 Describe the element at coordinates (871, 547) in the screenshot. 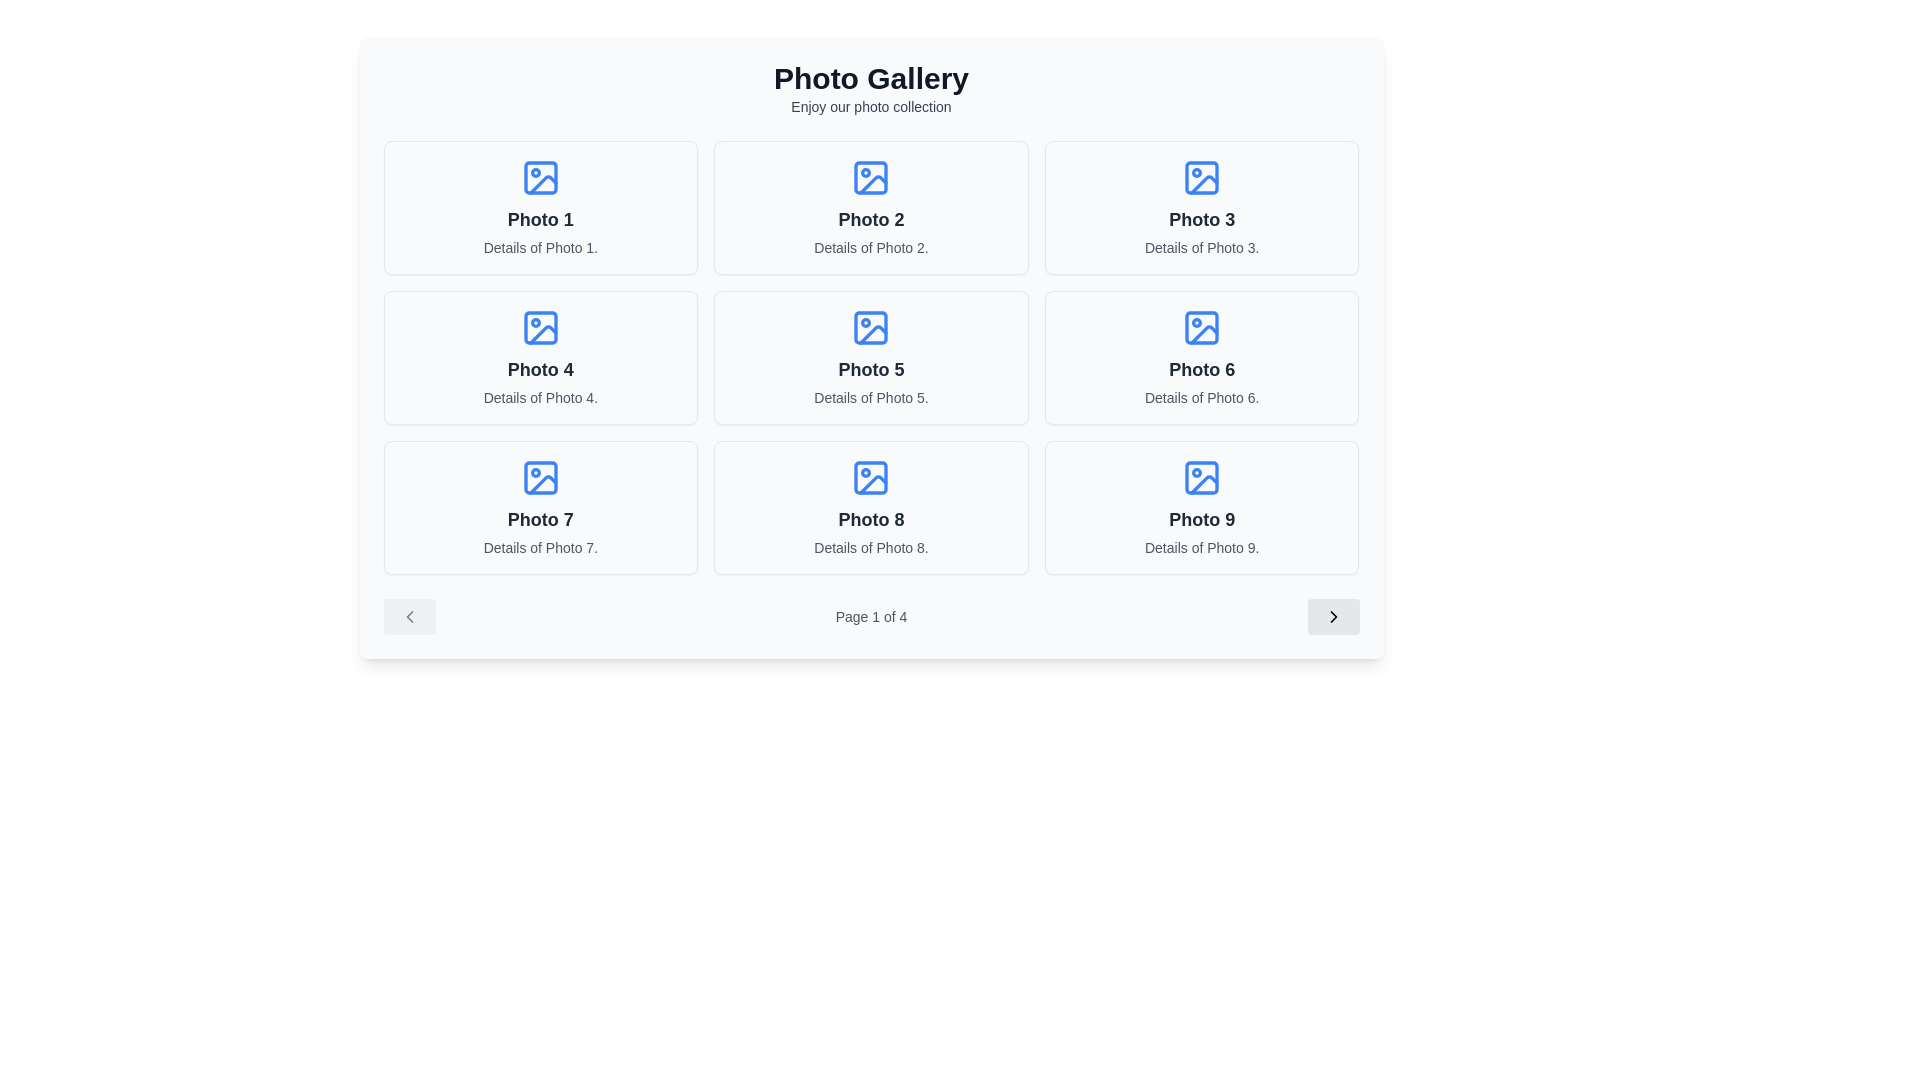

I see `text label located underneath the bold header 'Photo 8' within the card associated with 'Photo 8' for additional information` at that location.